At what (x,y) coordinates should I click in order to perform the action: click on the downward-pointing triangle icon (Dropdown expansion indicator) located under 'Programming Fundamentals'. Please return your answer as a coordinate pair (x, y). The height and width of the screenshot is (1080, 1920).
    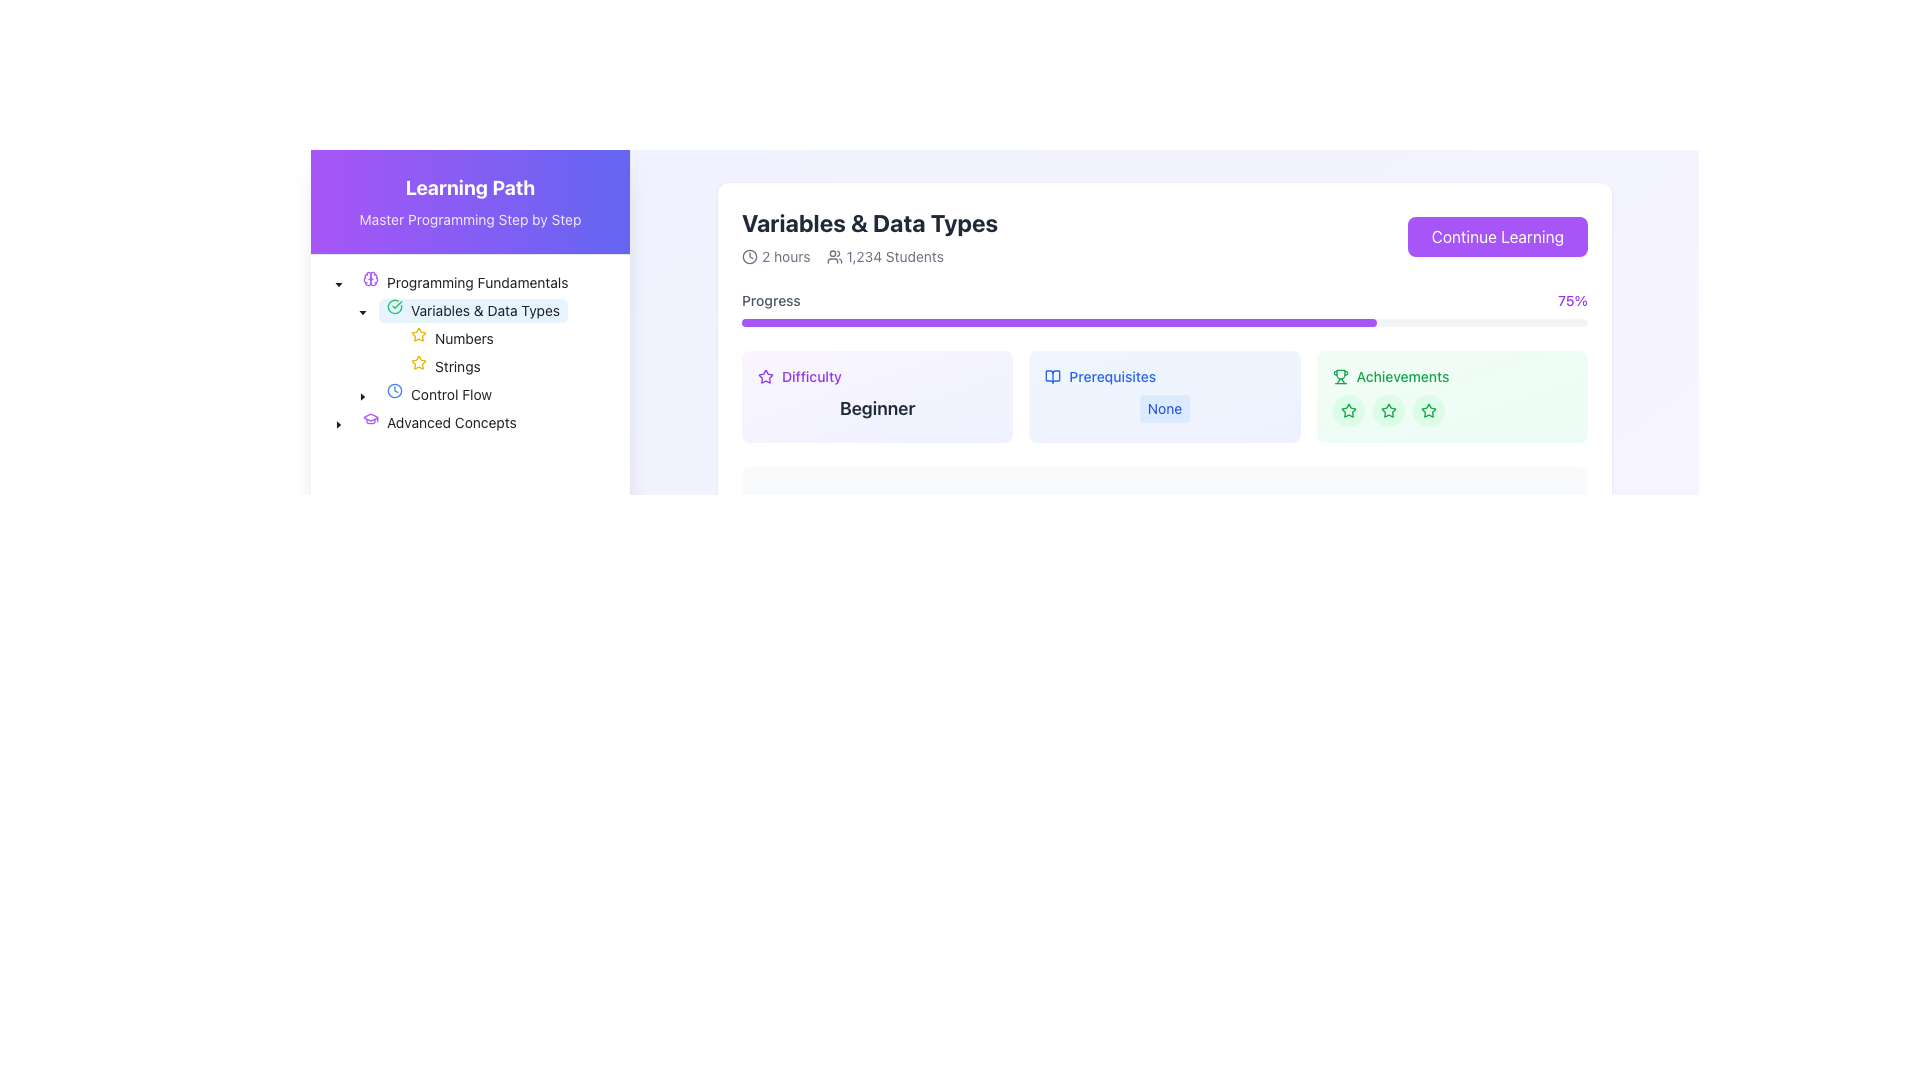
    Looking at the image, I should click on (339, 285).